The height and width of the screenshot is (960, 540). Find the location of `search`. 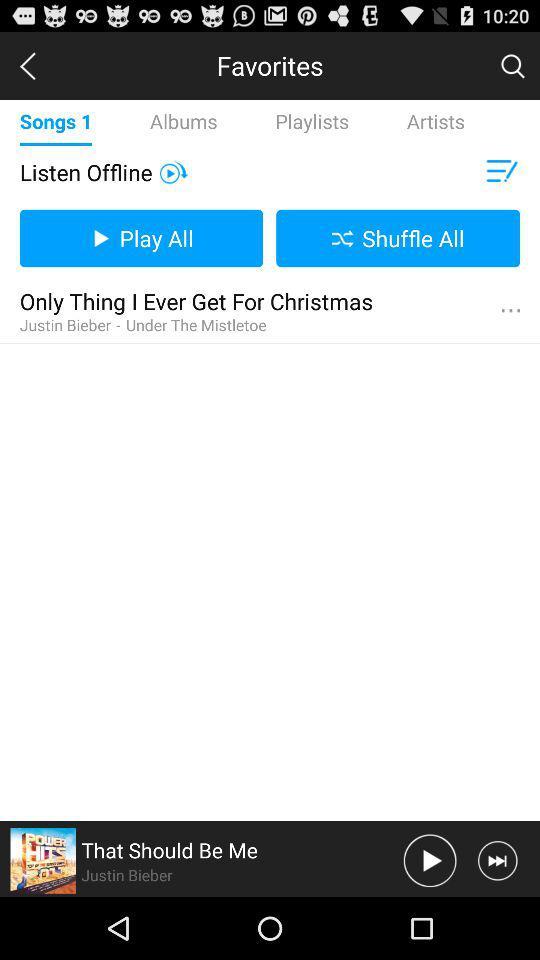

search is located at coordinates (512, 65).